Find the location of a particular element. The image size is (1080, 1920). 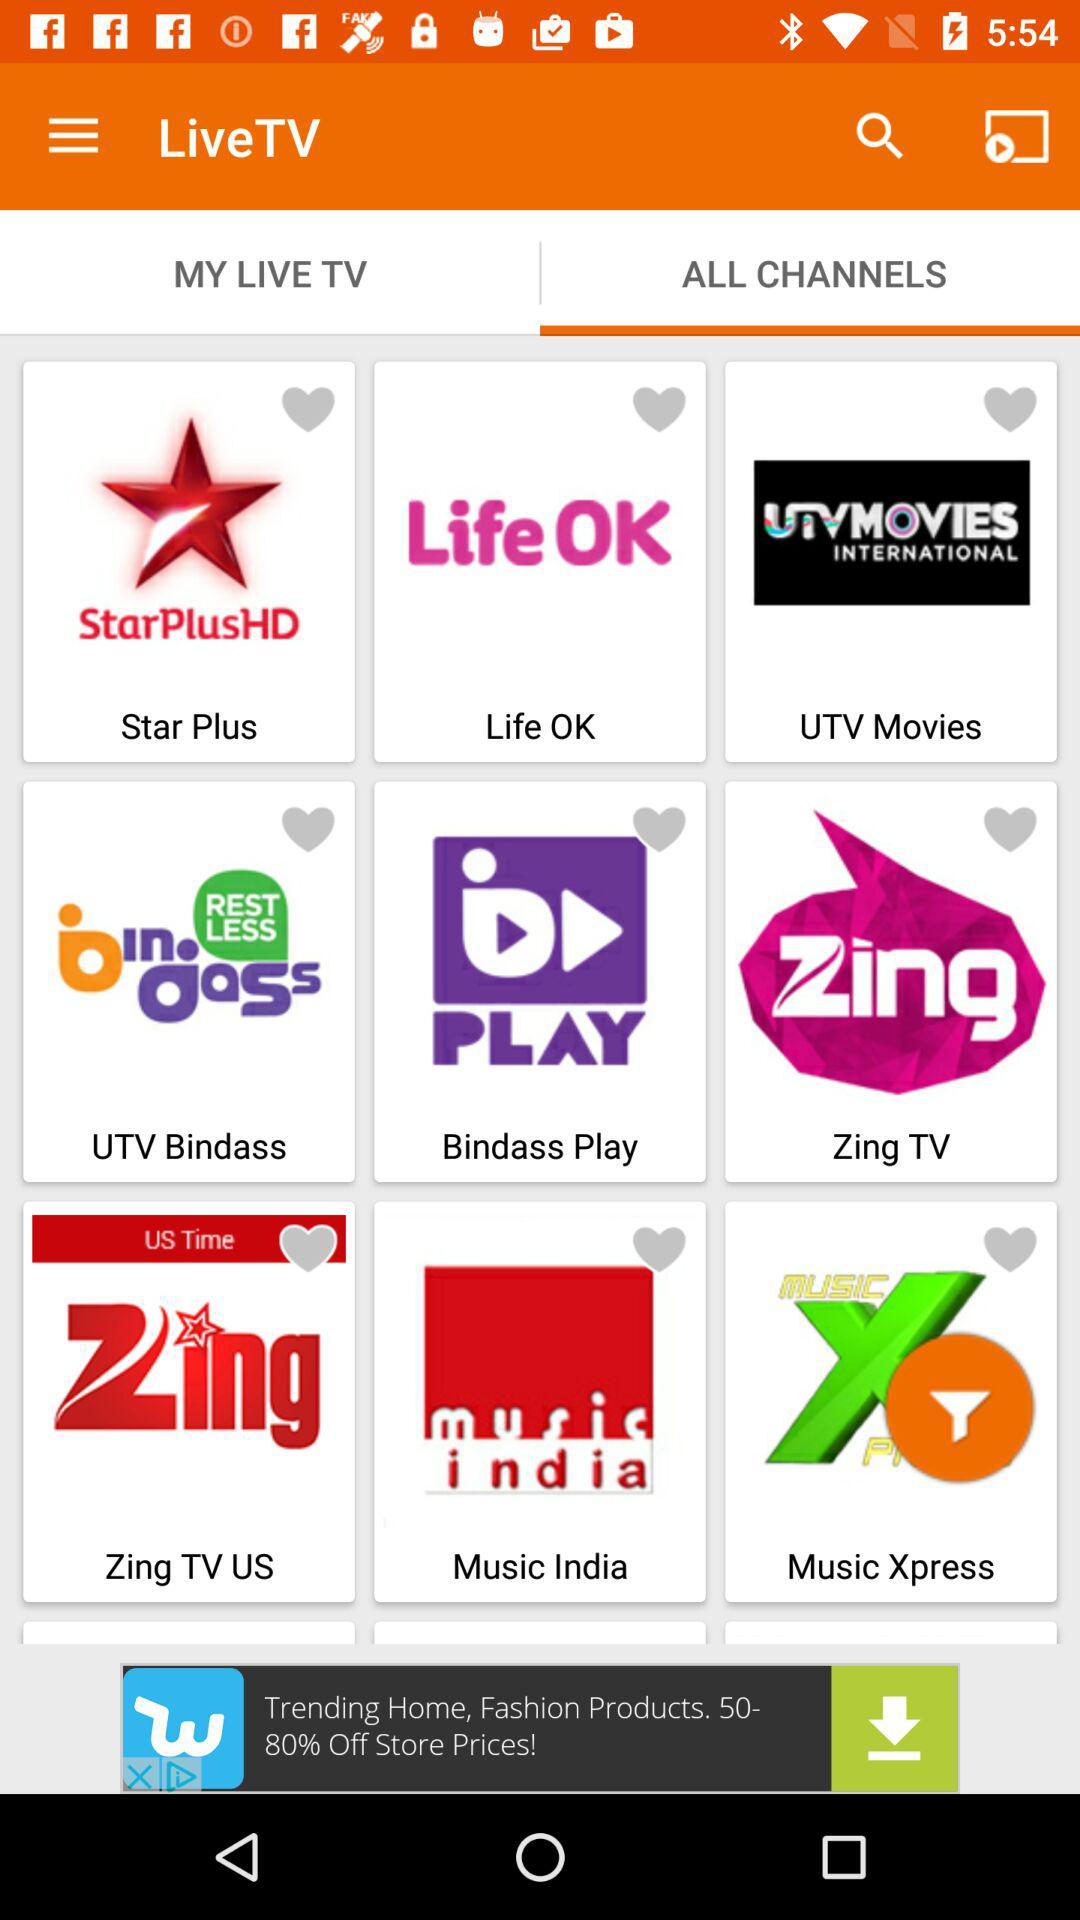

like the option is located at coordinates (1010, 828).